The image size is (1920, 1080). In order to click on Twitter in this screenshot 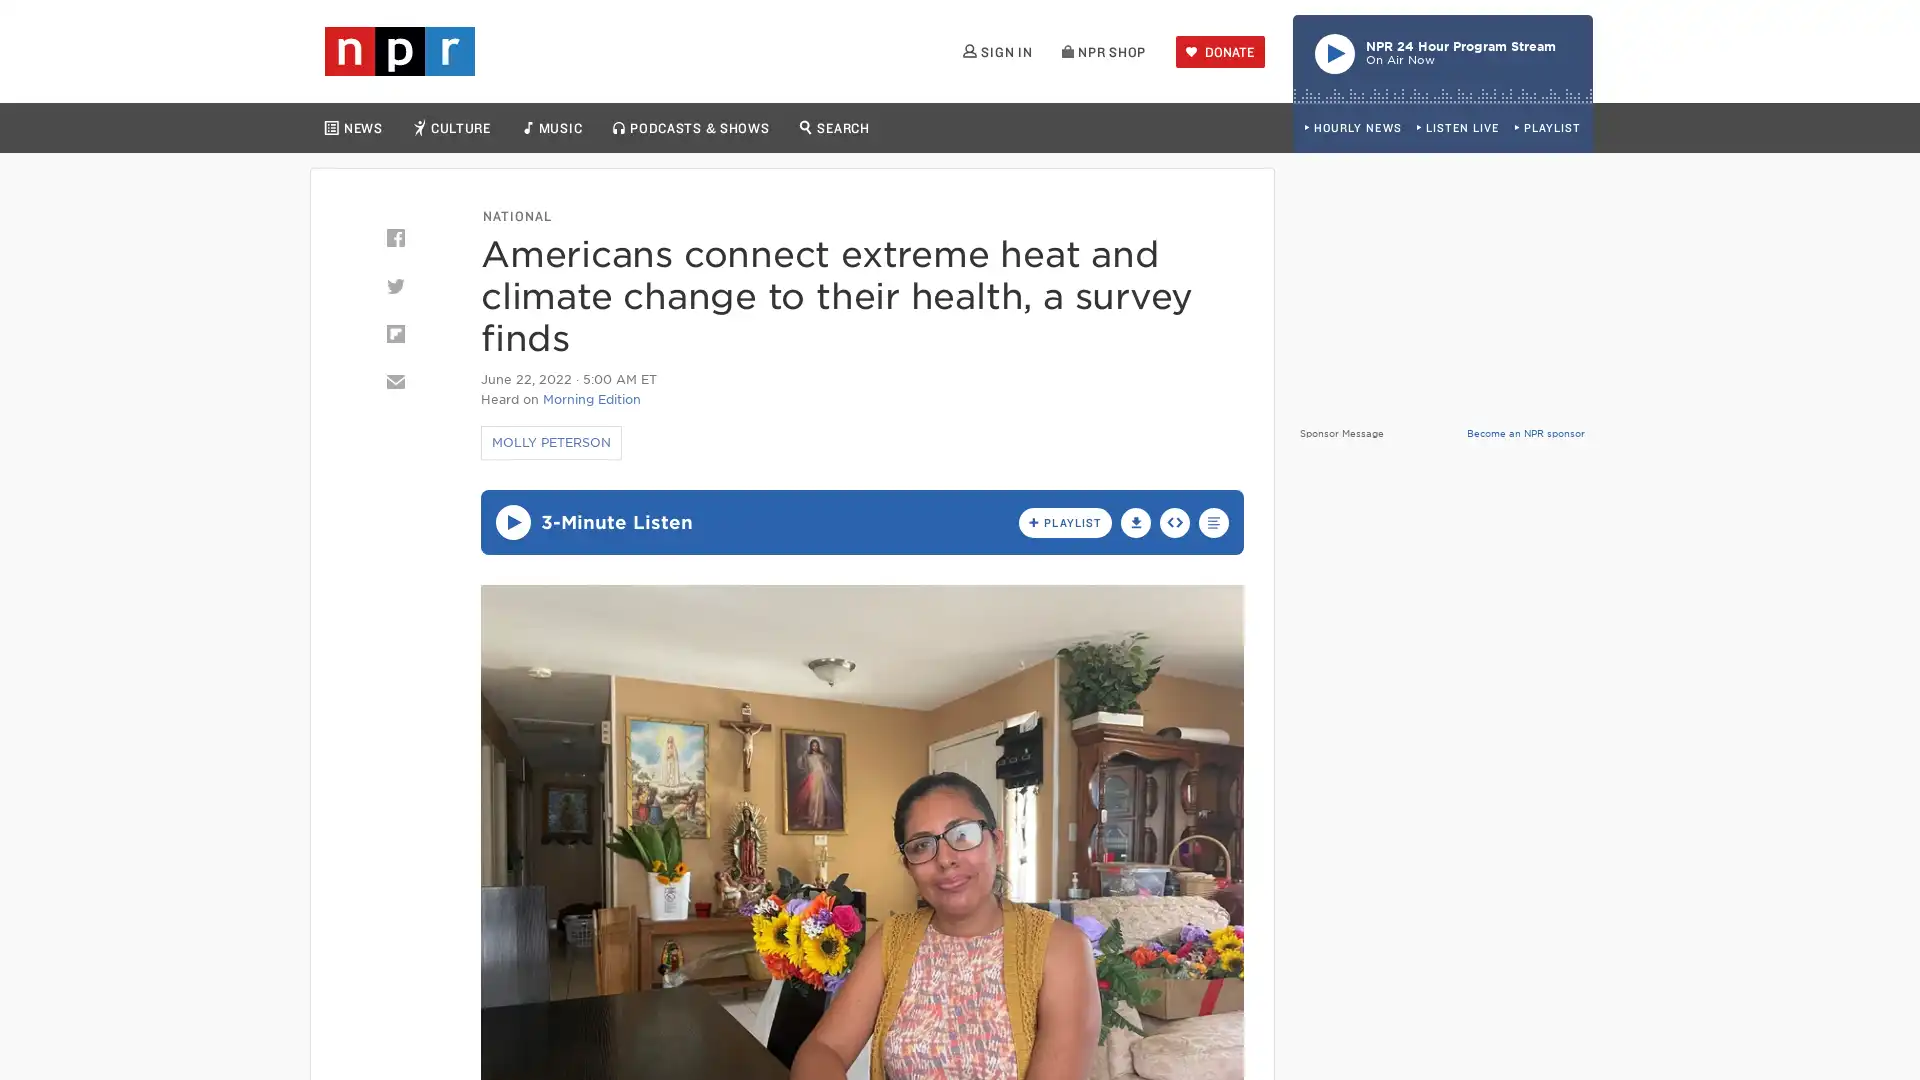, I will do `click(394, 285)`.